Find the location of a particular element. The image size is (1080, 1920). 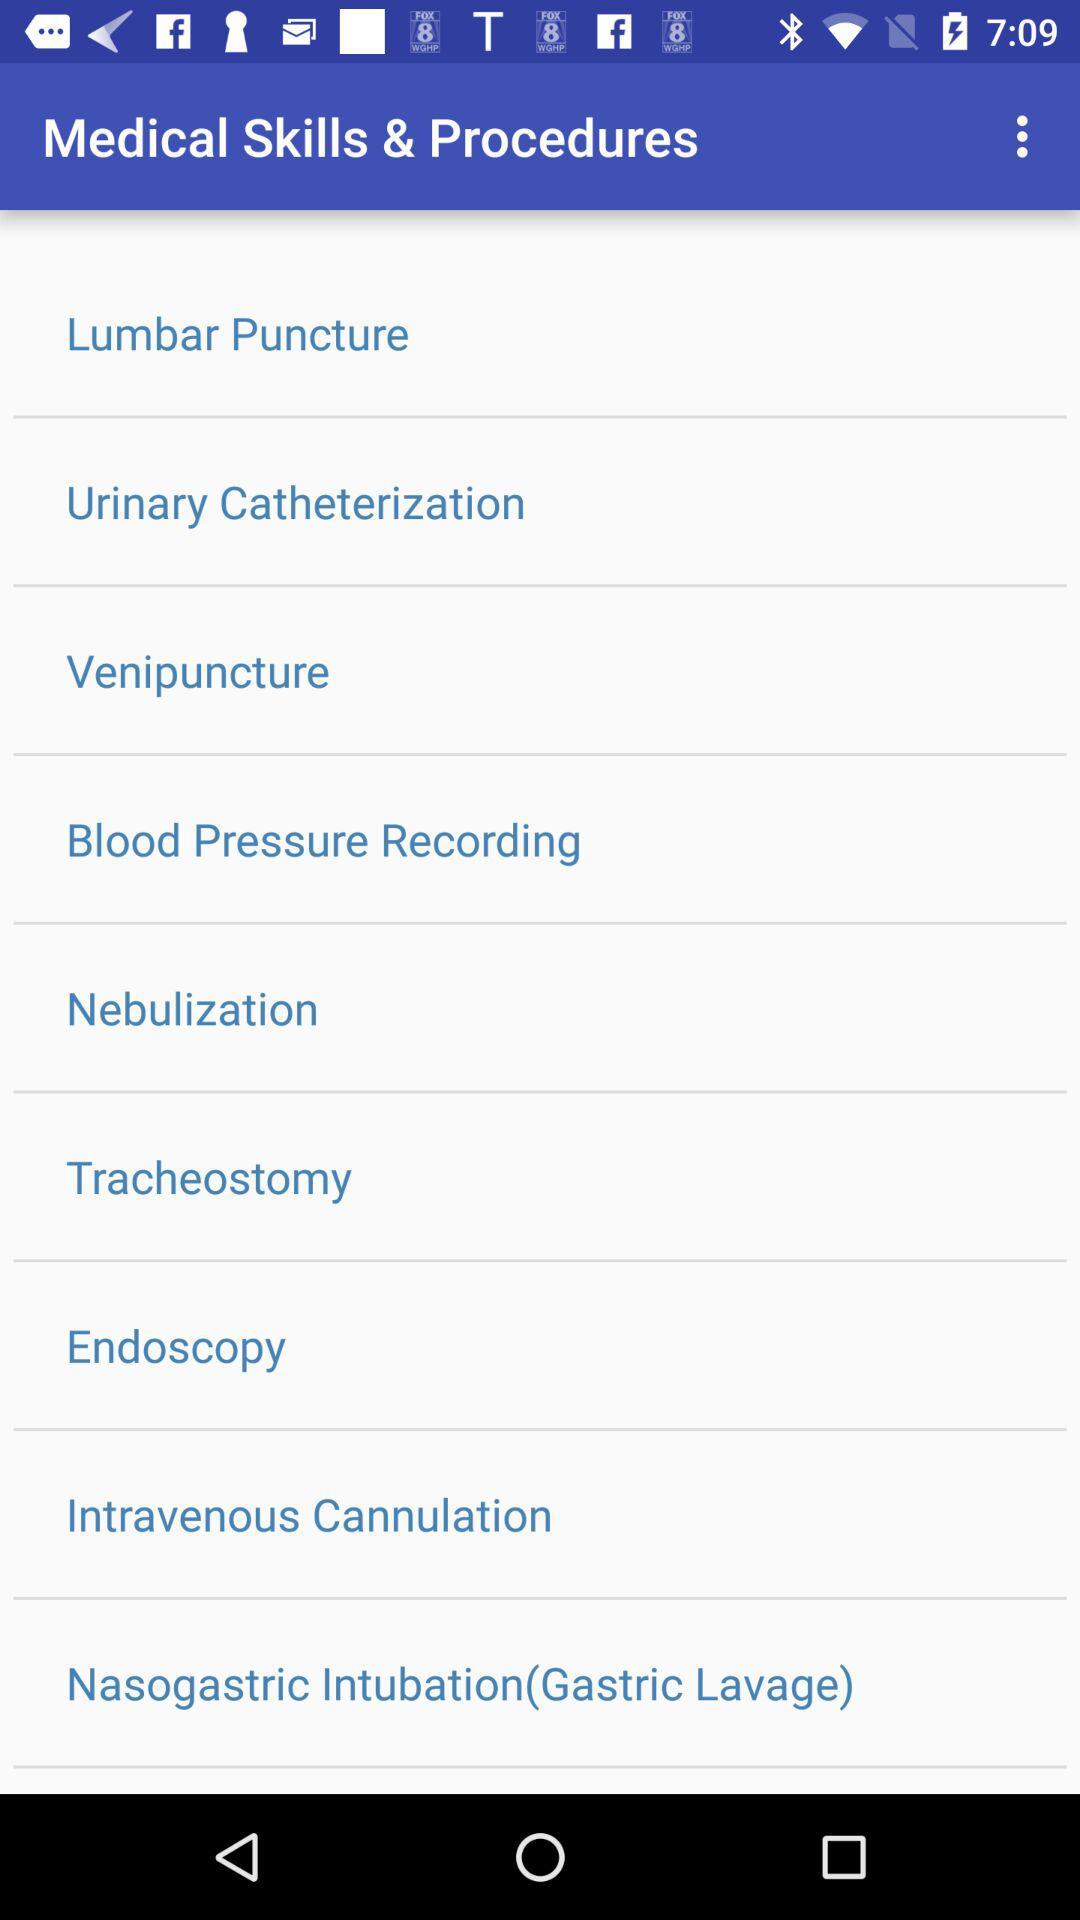

the item above the intravenous cannulation is located at coordinates (540, 1345).